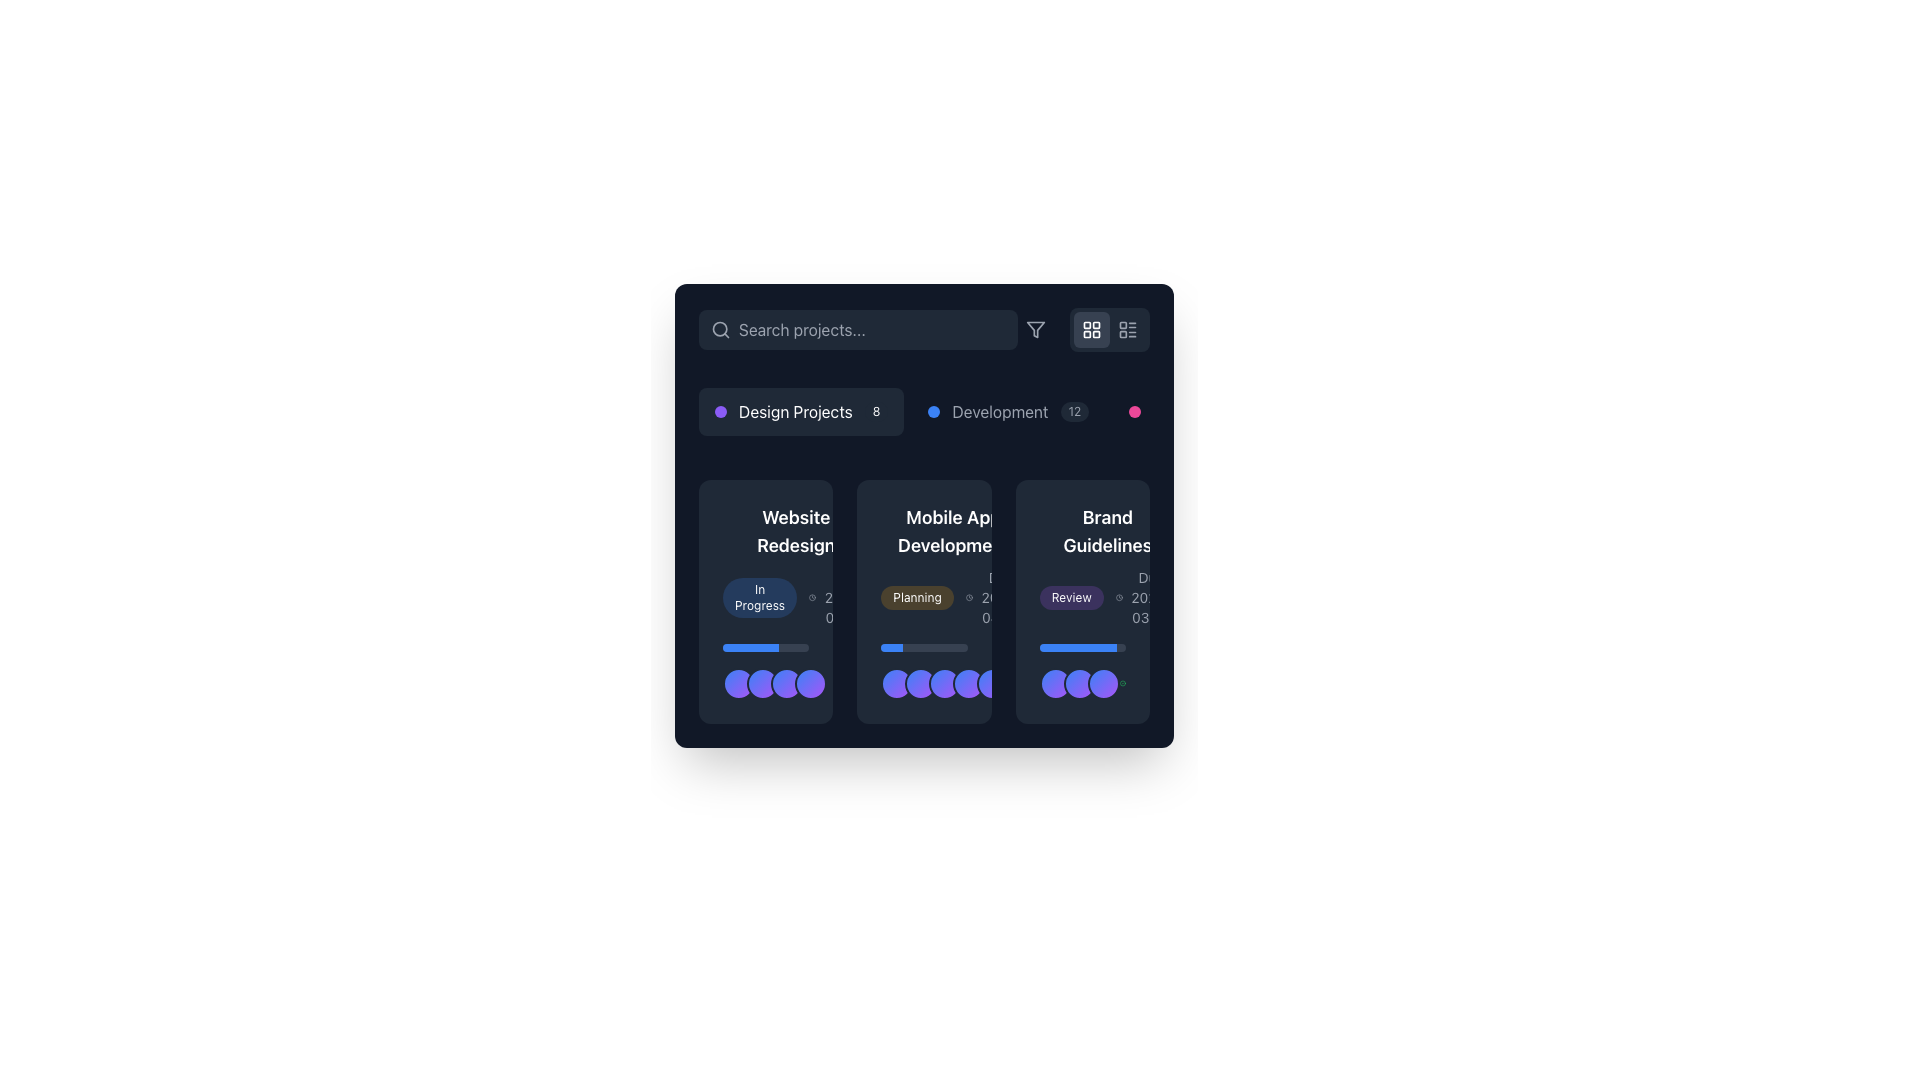 The width and height of the screenshot is (1920, 1080). What do you see at coordinates (1128, 329) in the screenshot?
I see `the rounded button icon with a dark background and a list layout glyph located in the top-right corner of the interface` at bounding box center [1128, 329].